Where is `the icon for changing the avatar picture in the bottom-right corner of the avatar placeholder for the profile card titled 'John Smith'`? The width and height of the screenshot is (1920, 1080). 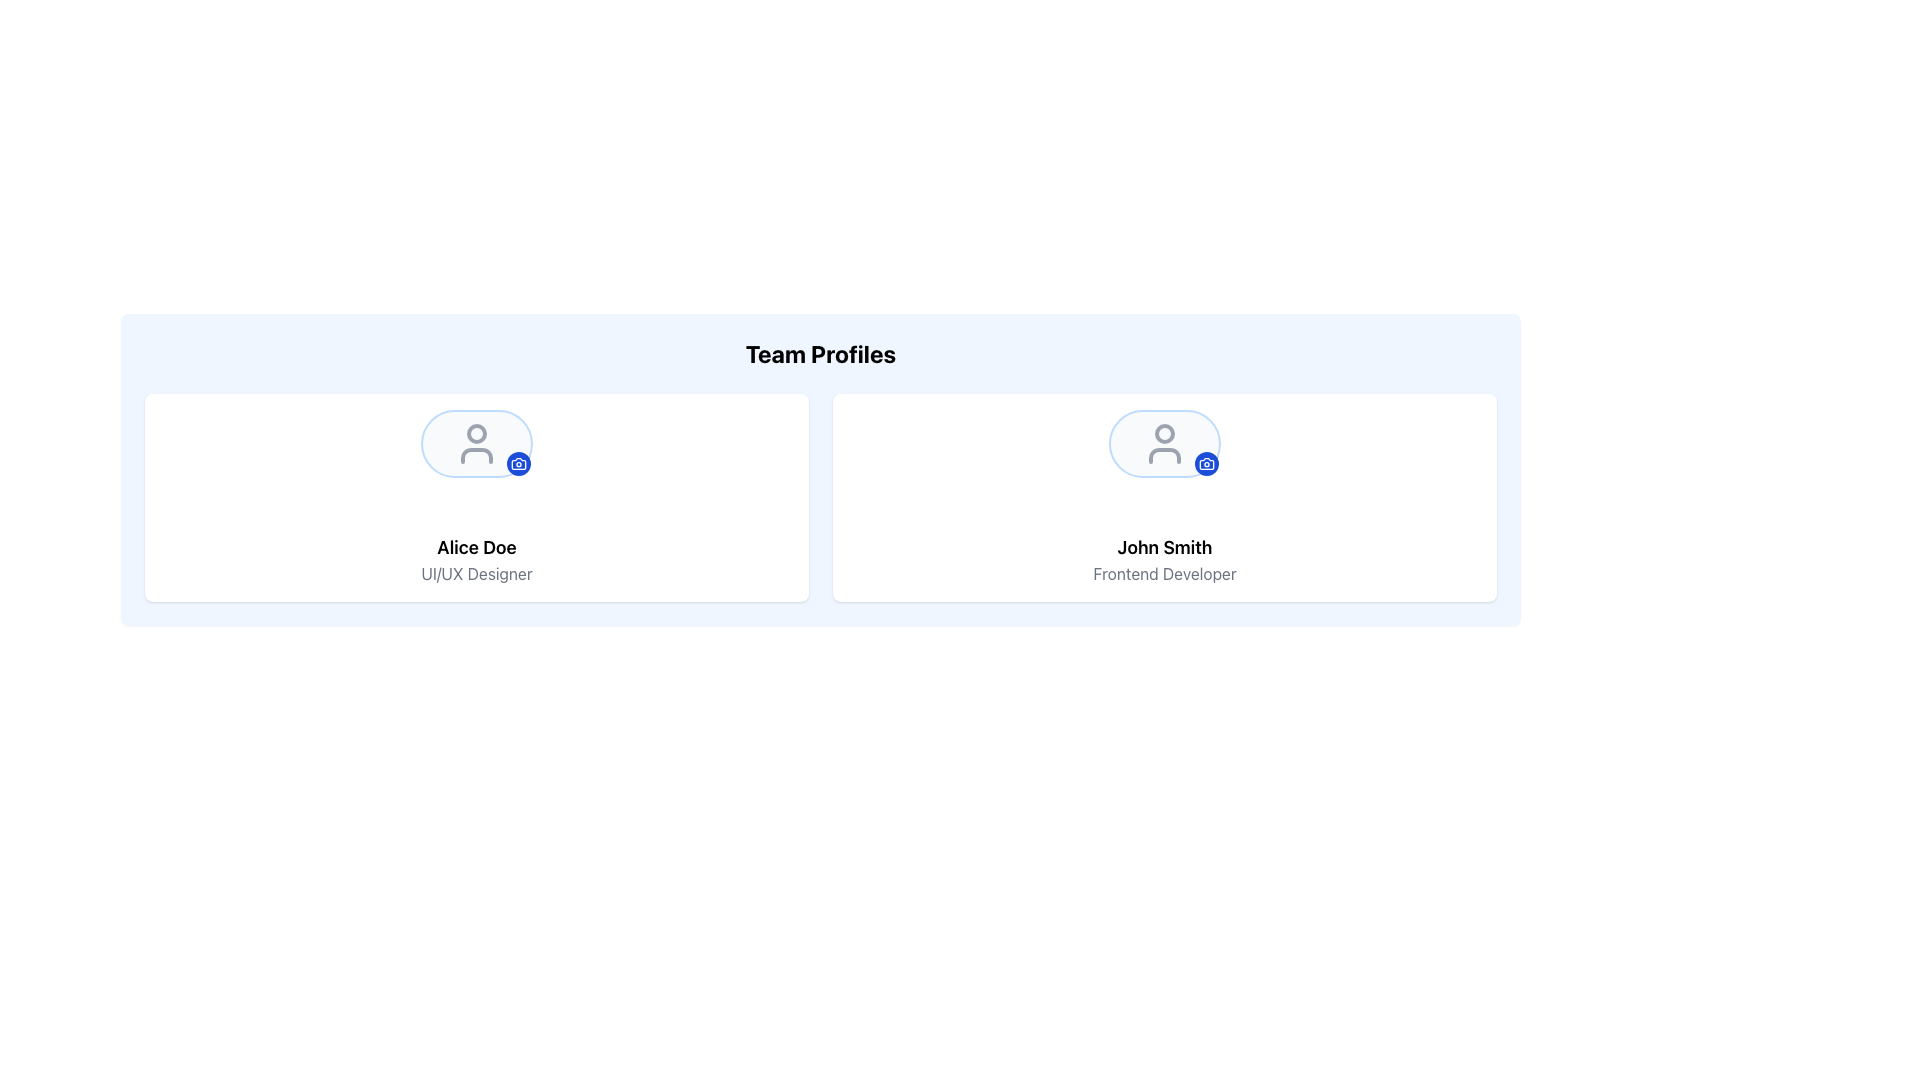 the icon for changing the avatar picture in the bottom-right corner of the avatar placeholder for the profile card titled 'John Smith' is located at coordinates (1205, 463).